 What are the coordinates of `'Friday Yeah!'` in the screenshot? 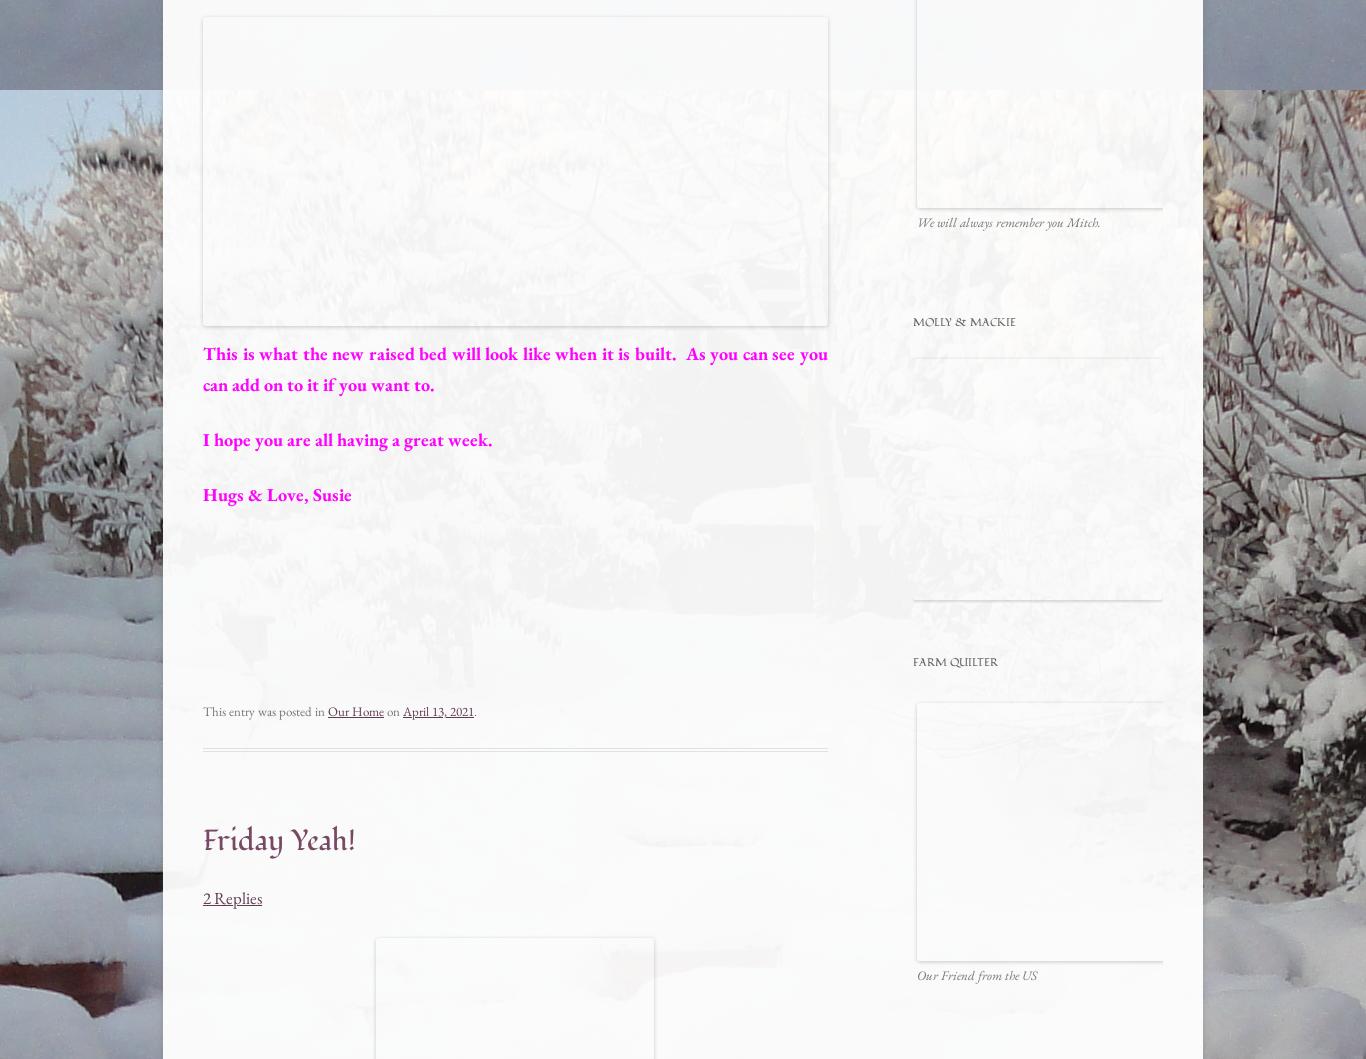 It's located at (201, 839).